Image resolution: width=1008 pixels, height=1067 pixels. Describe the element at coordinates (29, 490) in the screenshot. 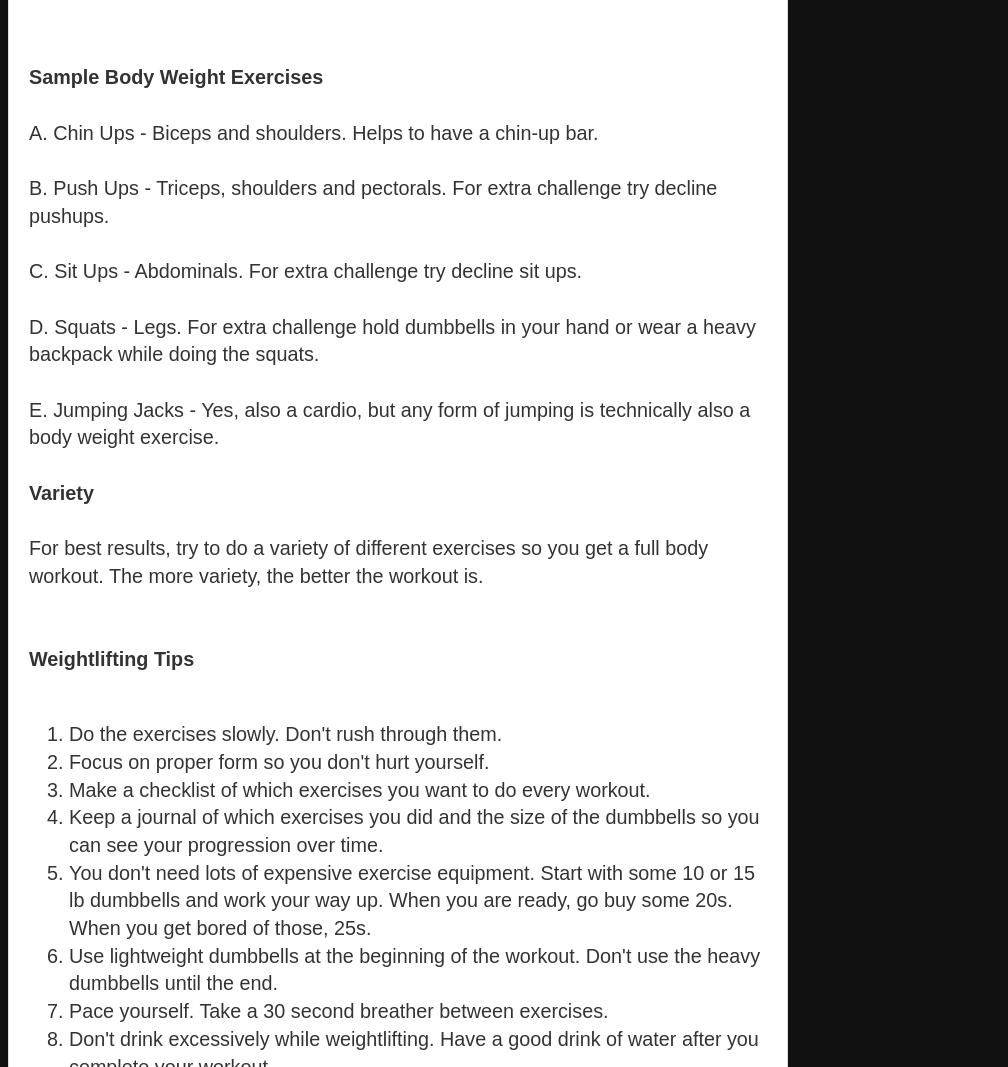

I see `'Variety'` at that location.